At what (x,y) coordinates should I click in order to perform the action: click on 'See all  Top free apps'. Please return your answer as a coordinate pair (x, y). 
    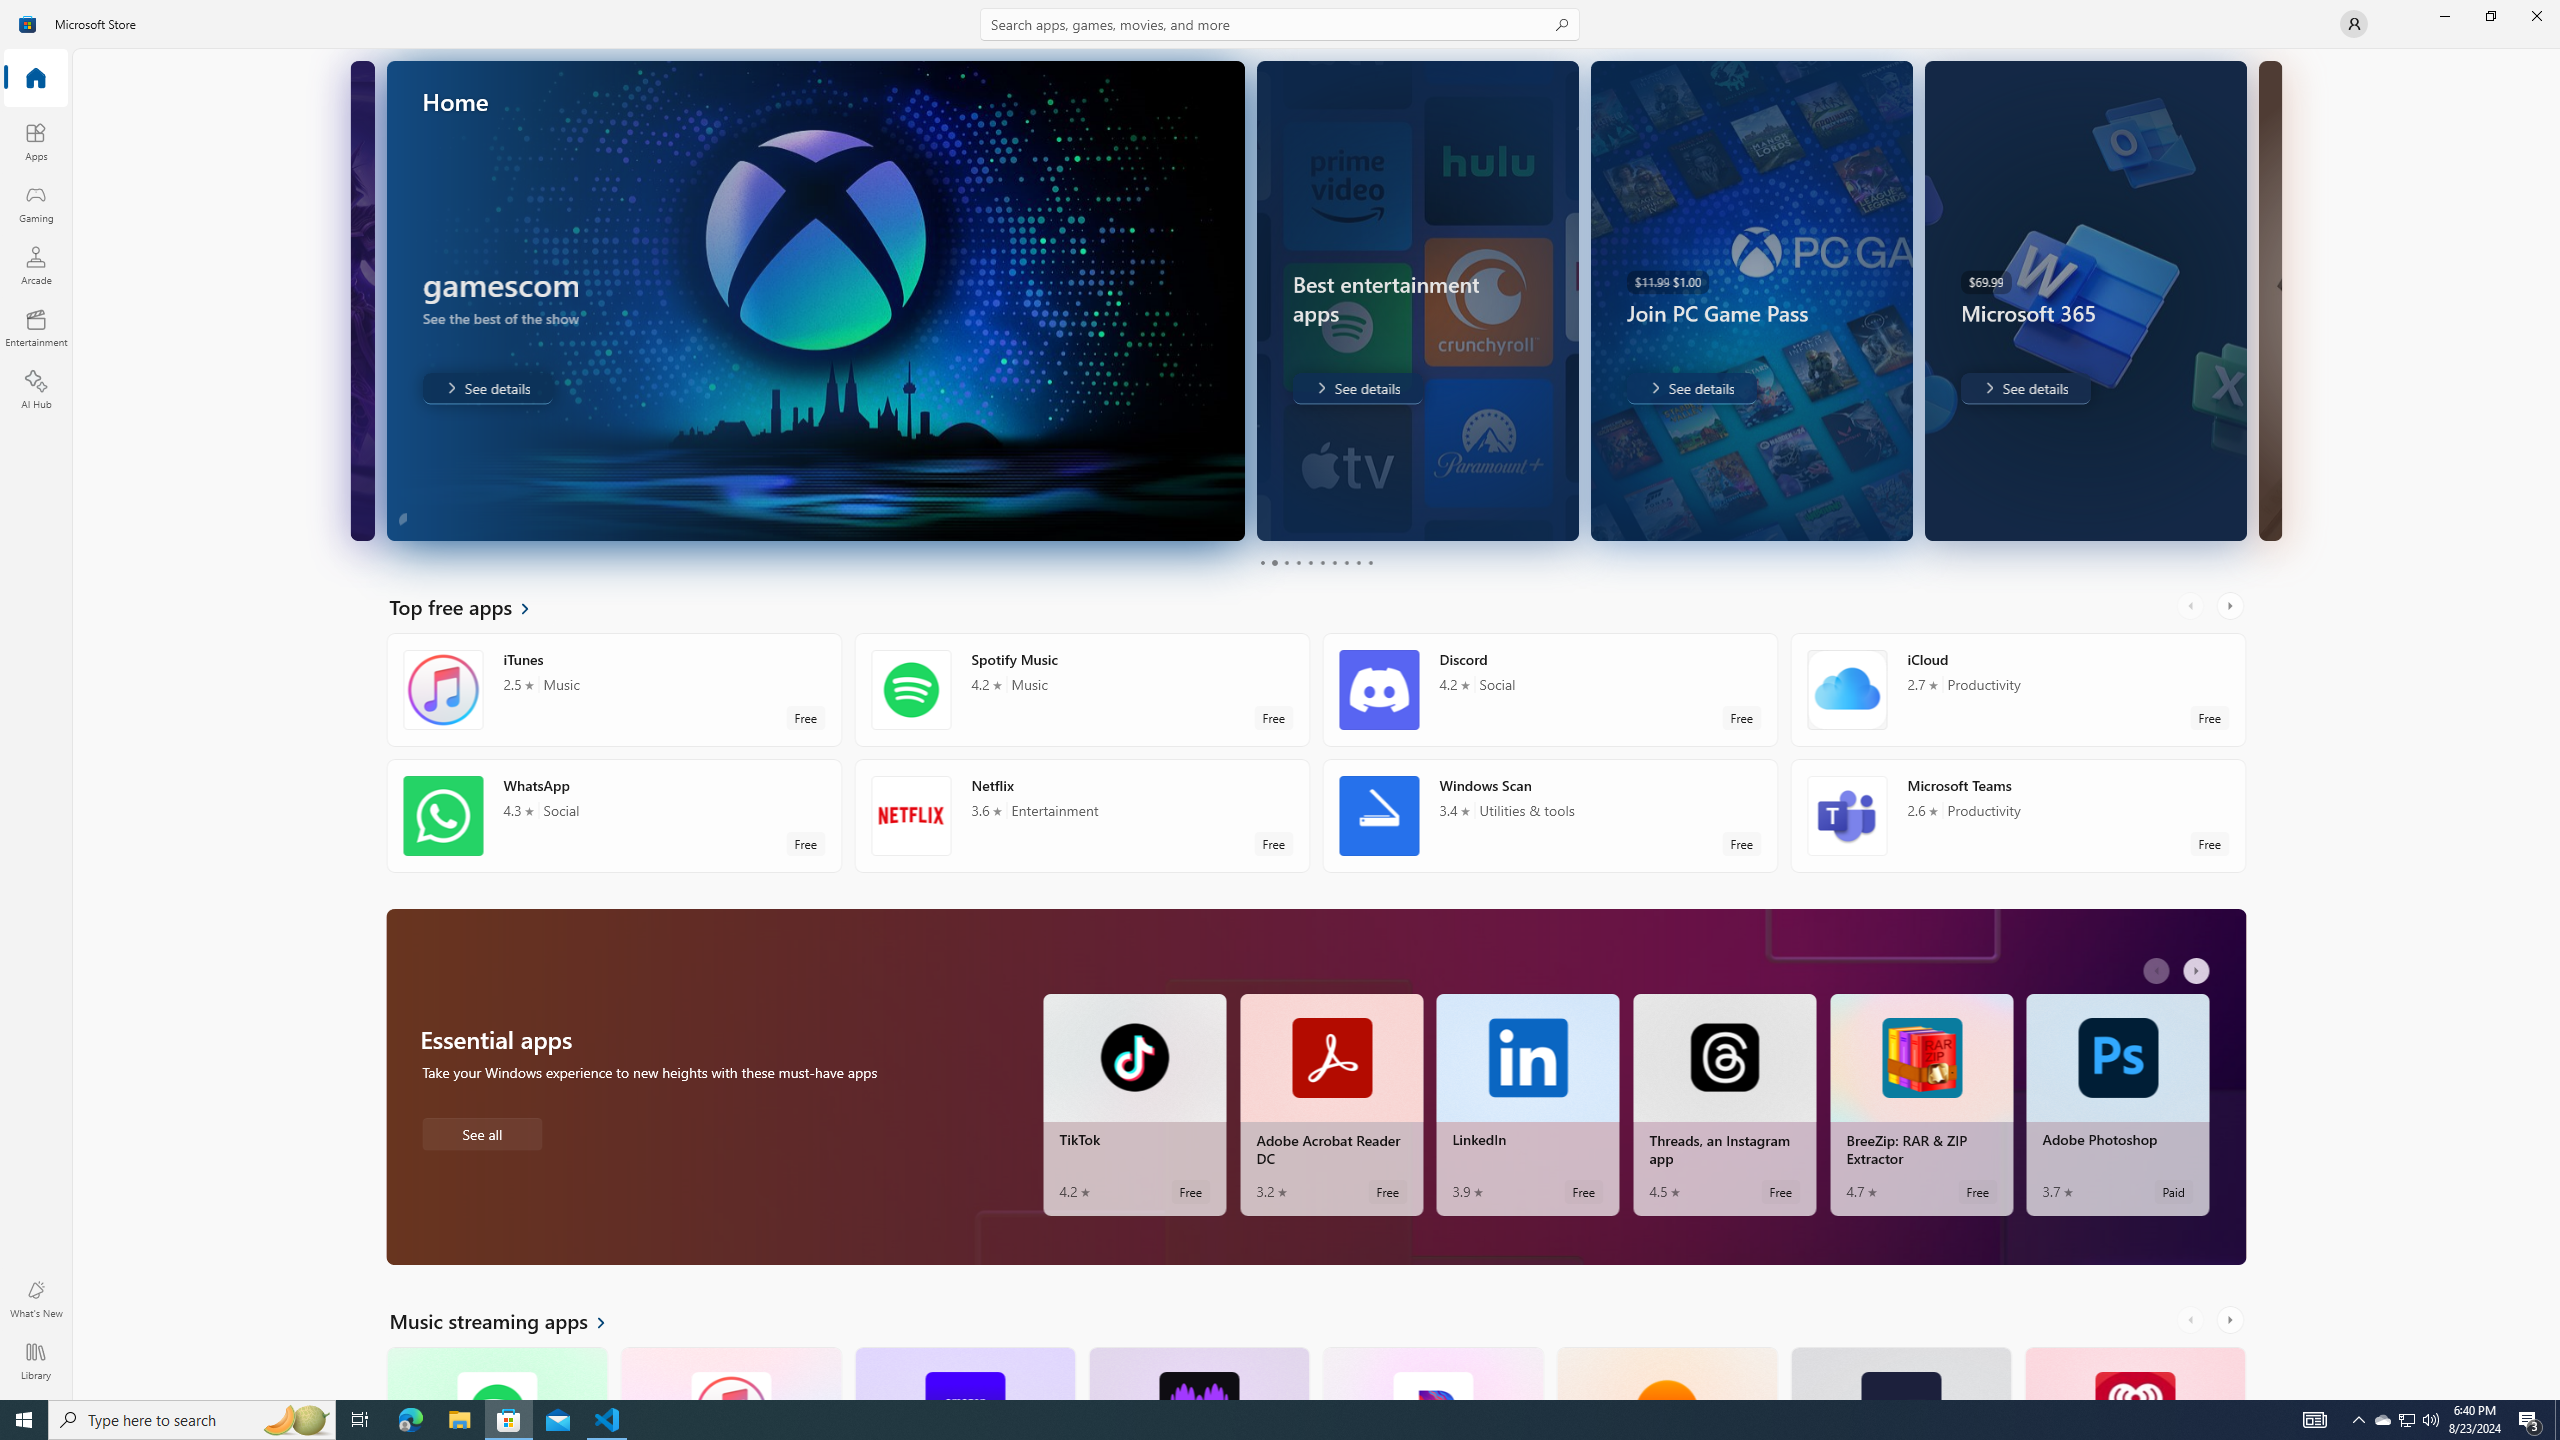
    Looking at the image, I should click on (472, 605).